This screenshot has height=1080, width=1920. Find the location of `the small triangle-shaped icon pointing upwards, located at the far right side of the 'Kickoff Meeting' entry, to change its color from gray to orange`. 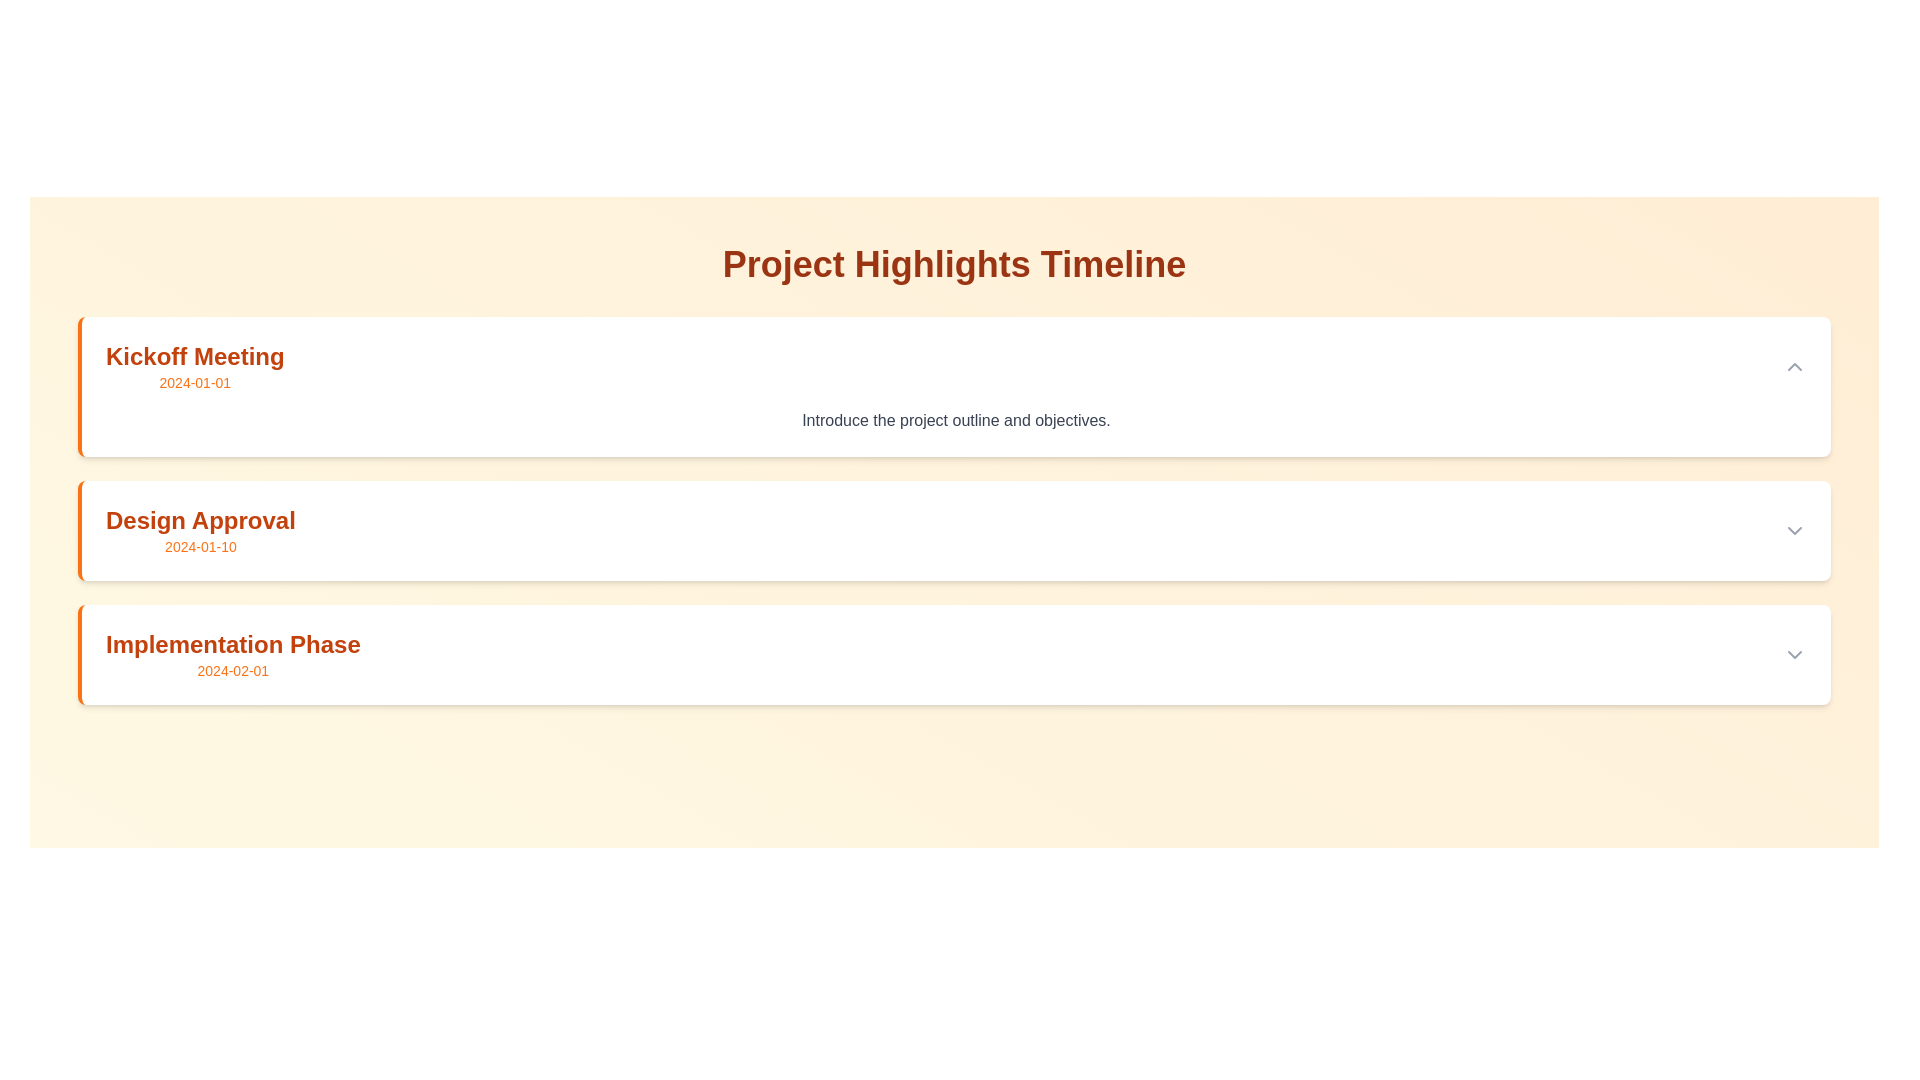

the small triangle-shaped icon pointing upwards, located at the far right side of the 'Kickoff Meeting' entry, to change its color from gray to orange is located at coordinates (1795, 366).